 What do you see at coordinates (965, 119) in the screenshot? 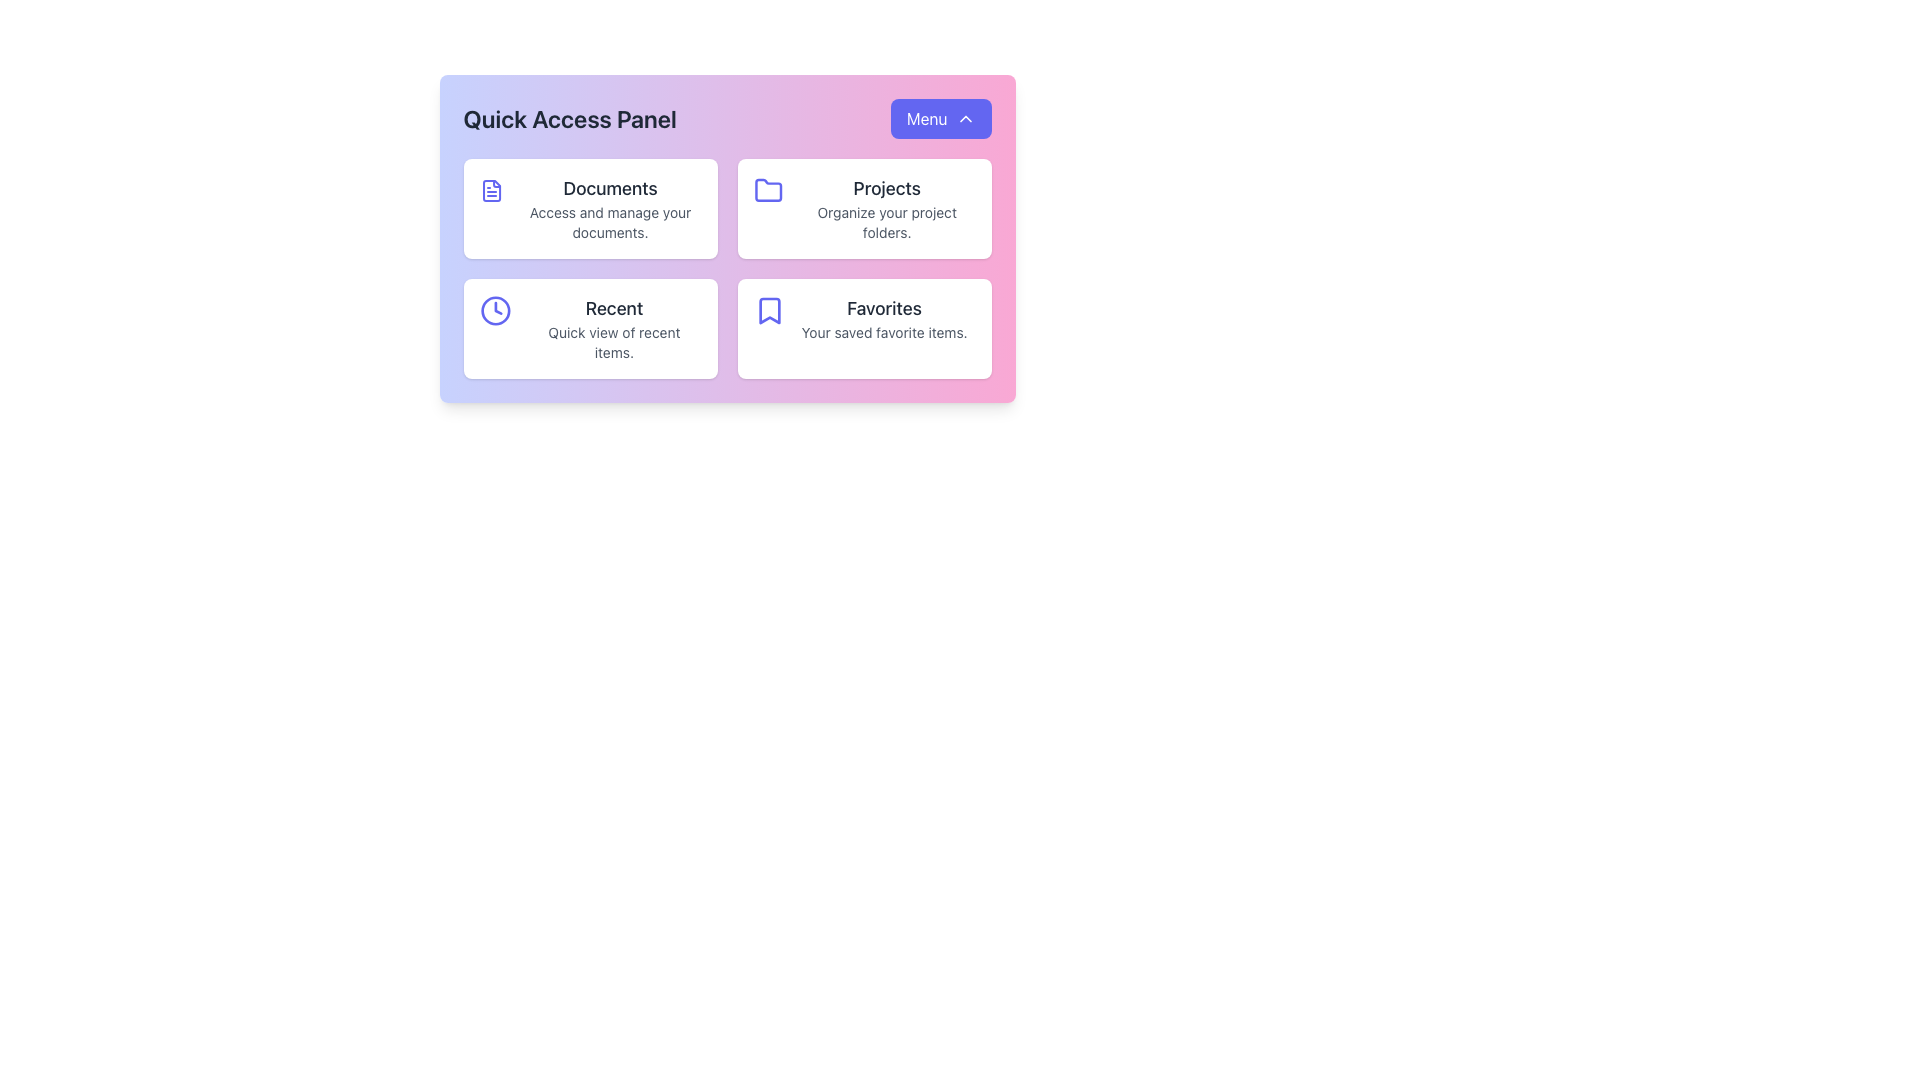
I see `the chevron SVG icon located within the 'Menu' button in the top-right corner of the panel` at bounding box center [965, 119].